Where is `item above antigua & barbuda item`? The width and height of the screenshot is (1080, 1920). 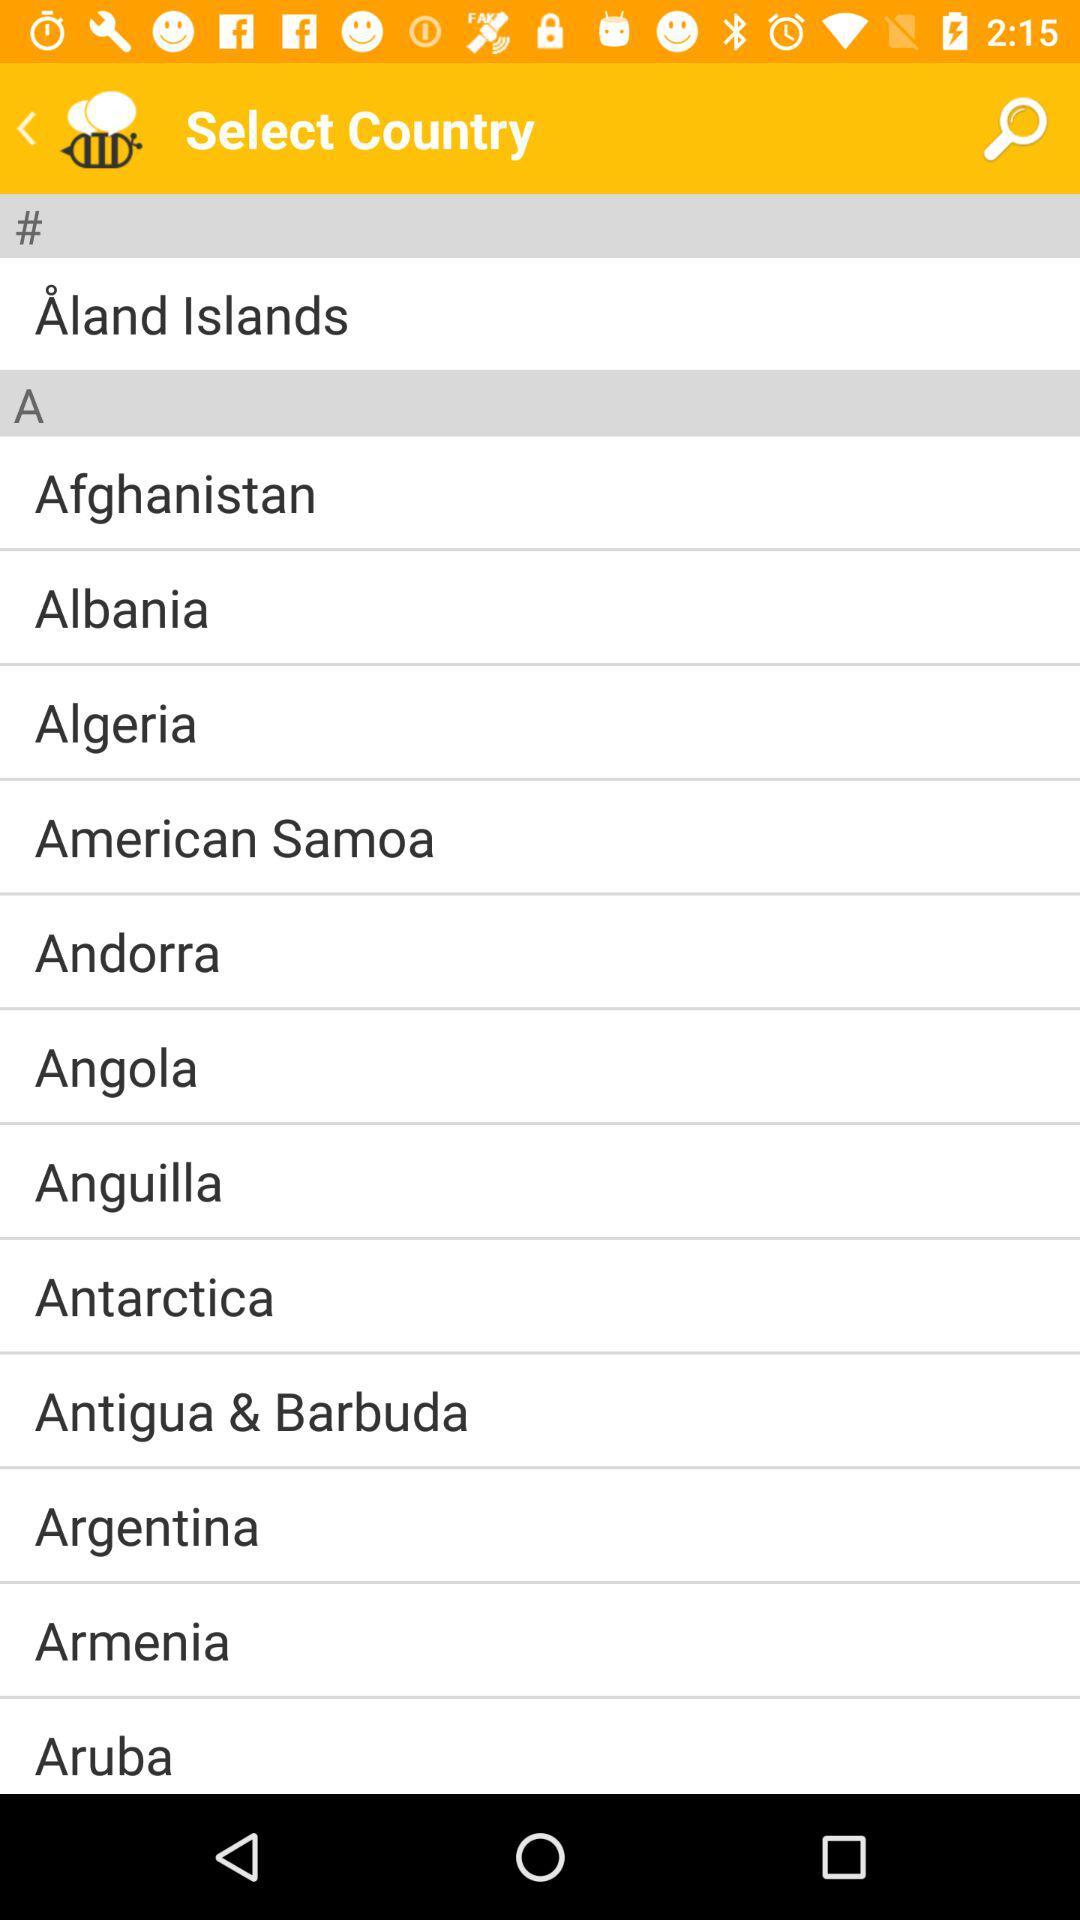
item above antigua & barbuda item is located at coordinates (540, 1353).